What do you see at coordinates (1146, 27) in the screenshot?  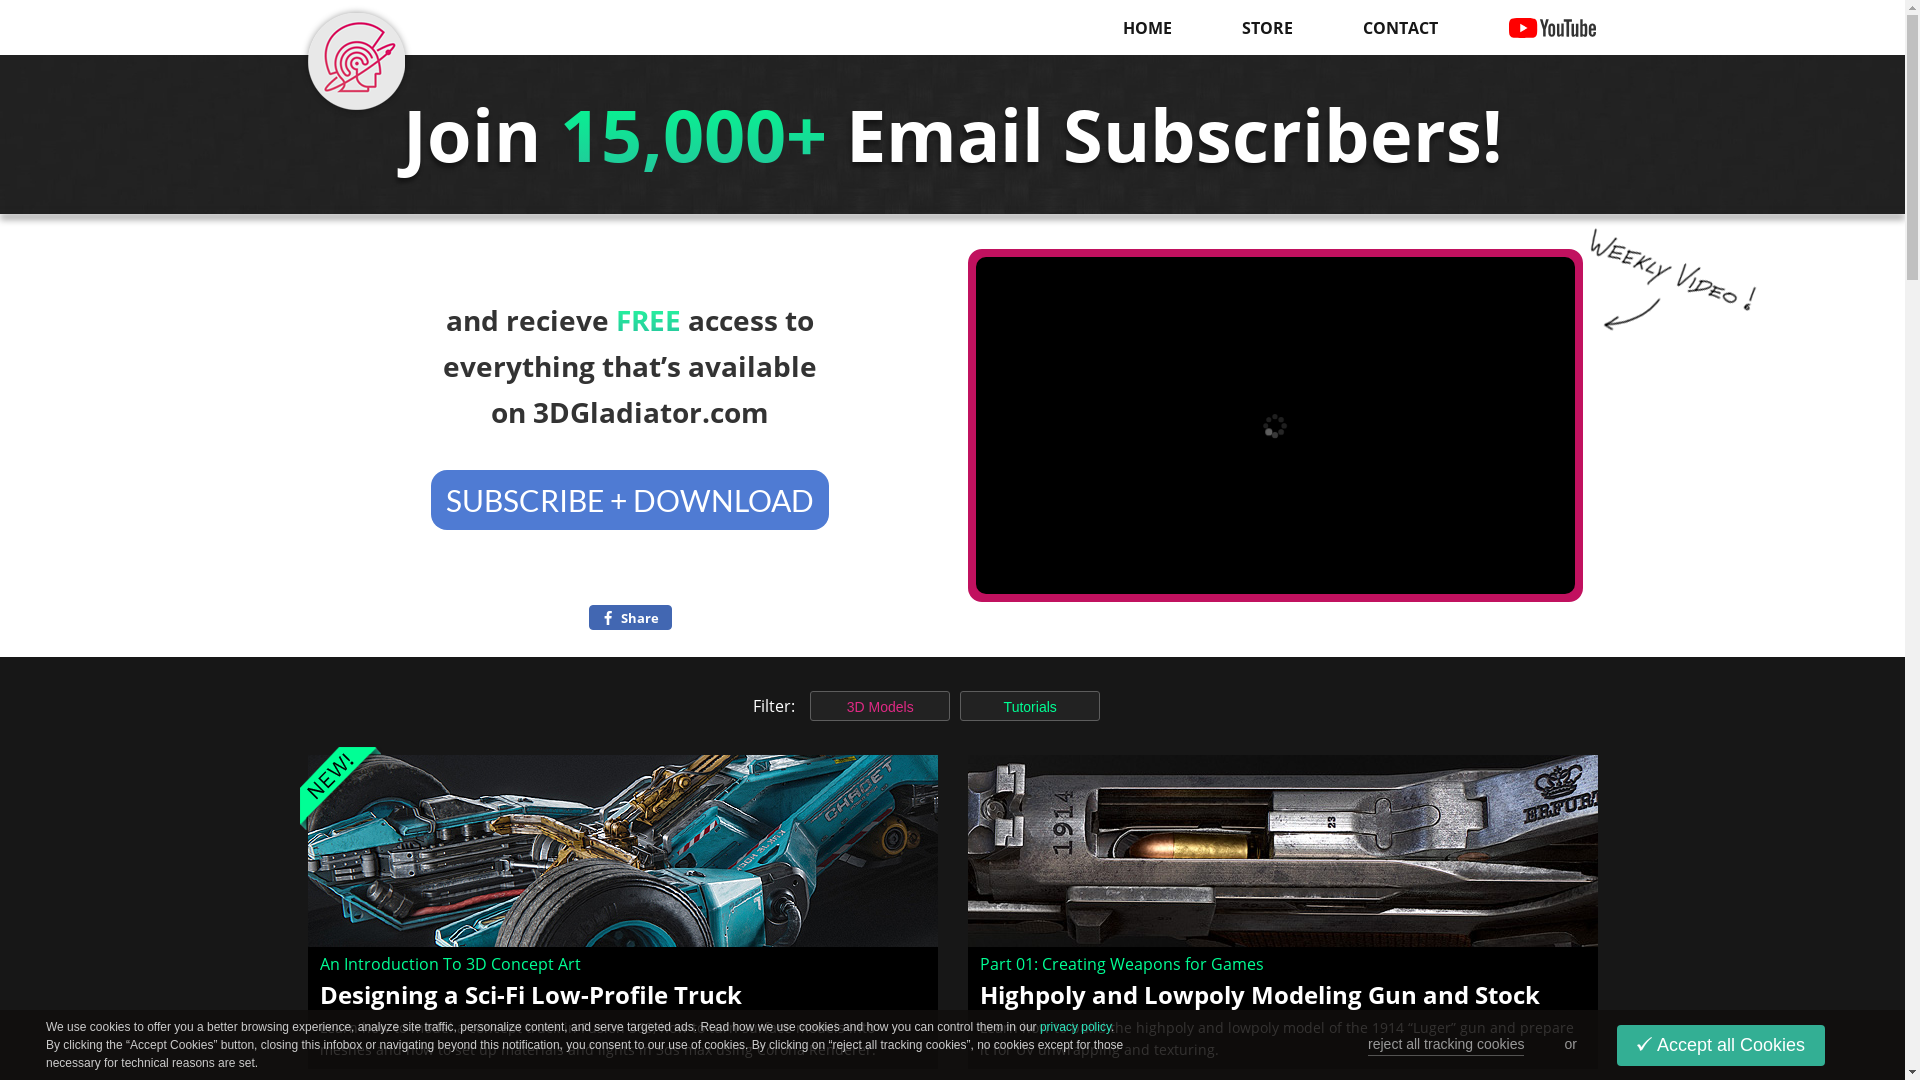 I see `'HOME'` at bounding box center [1146, 27].